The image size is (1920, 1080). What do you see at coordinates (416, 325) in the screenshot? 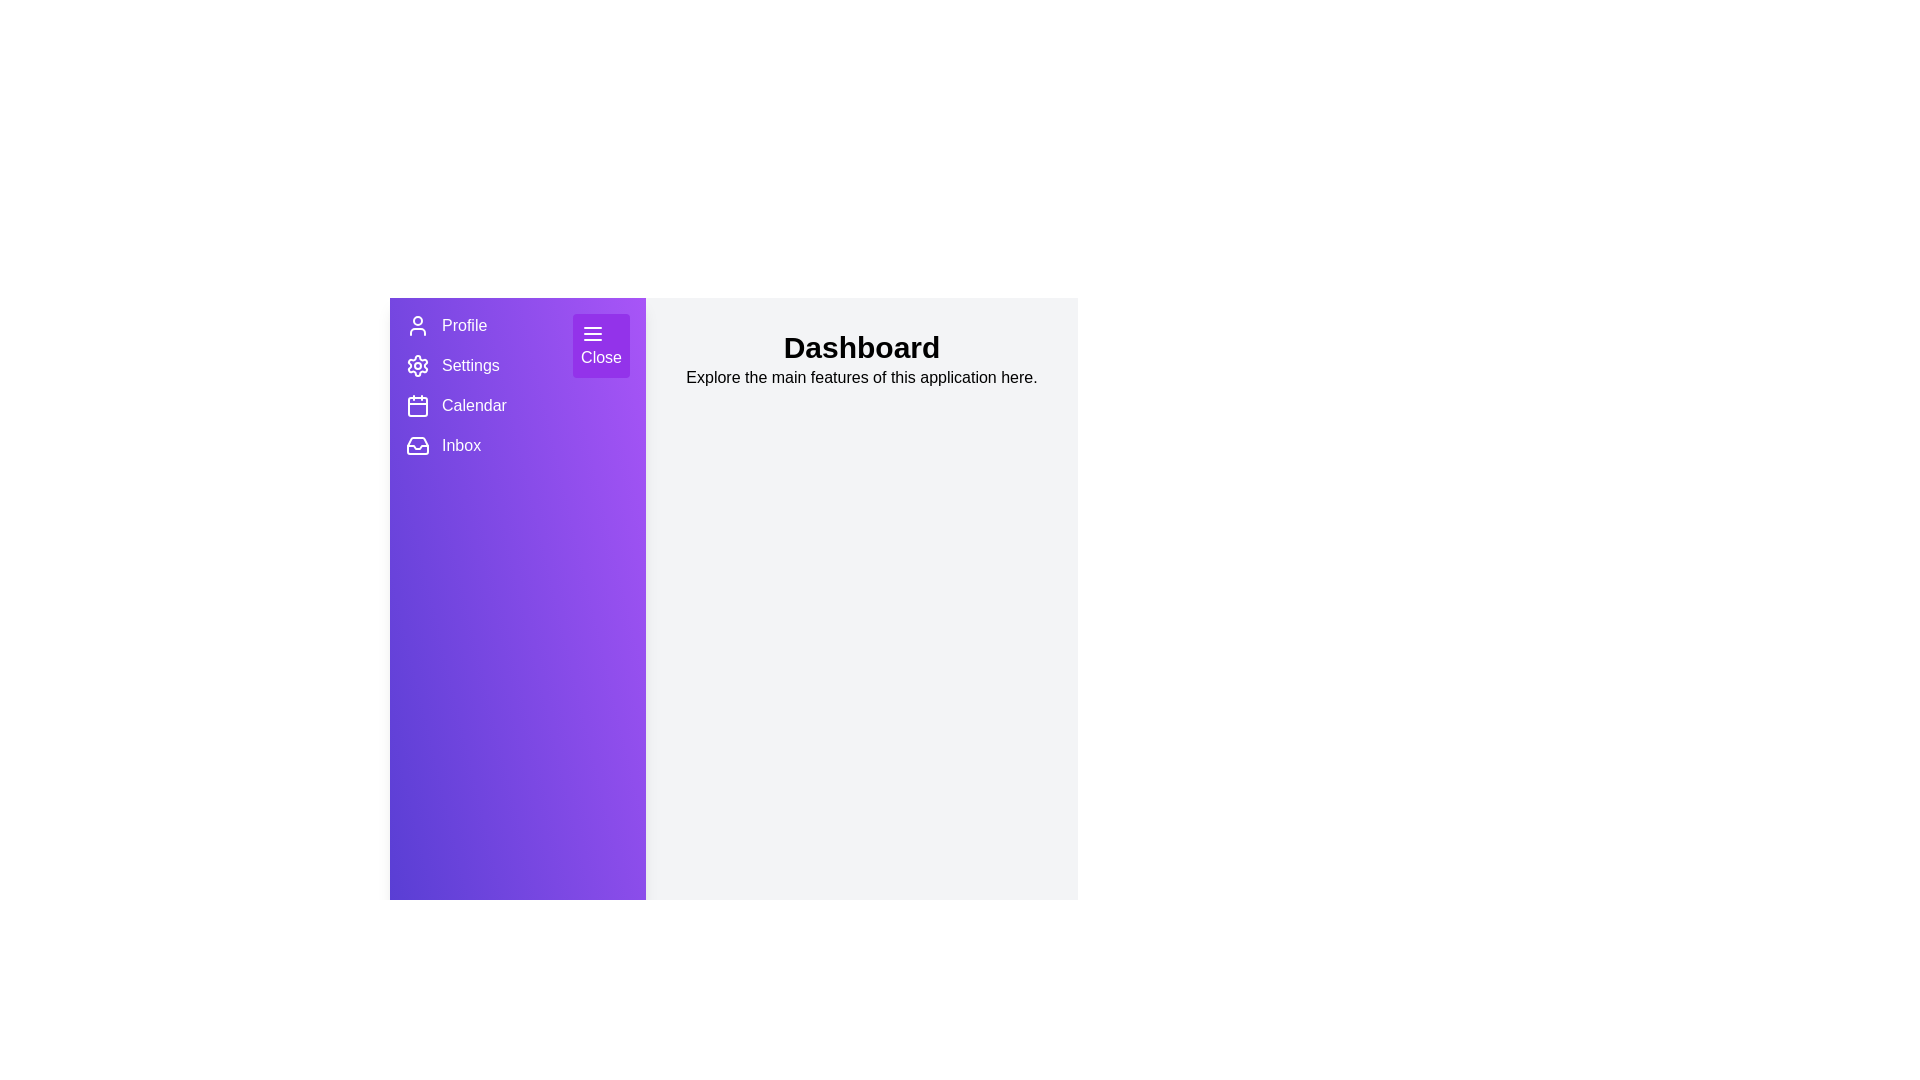
I see `the menu item Profile` at bounding box center [416, 325].